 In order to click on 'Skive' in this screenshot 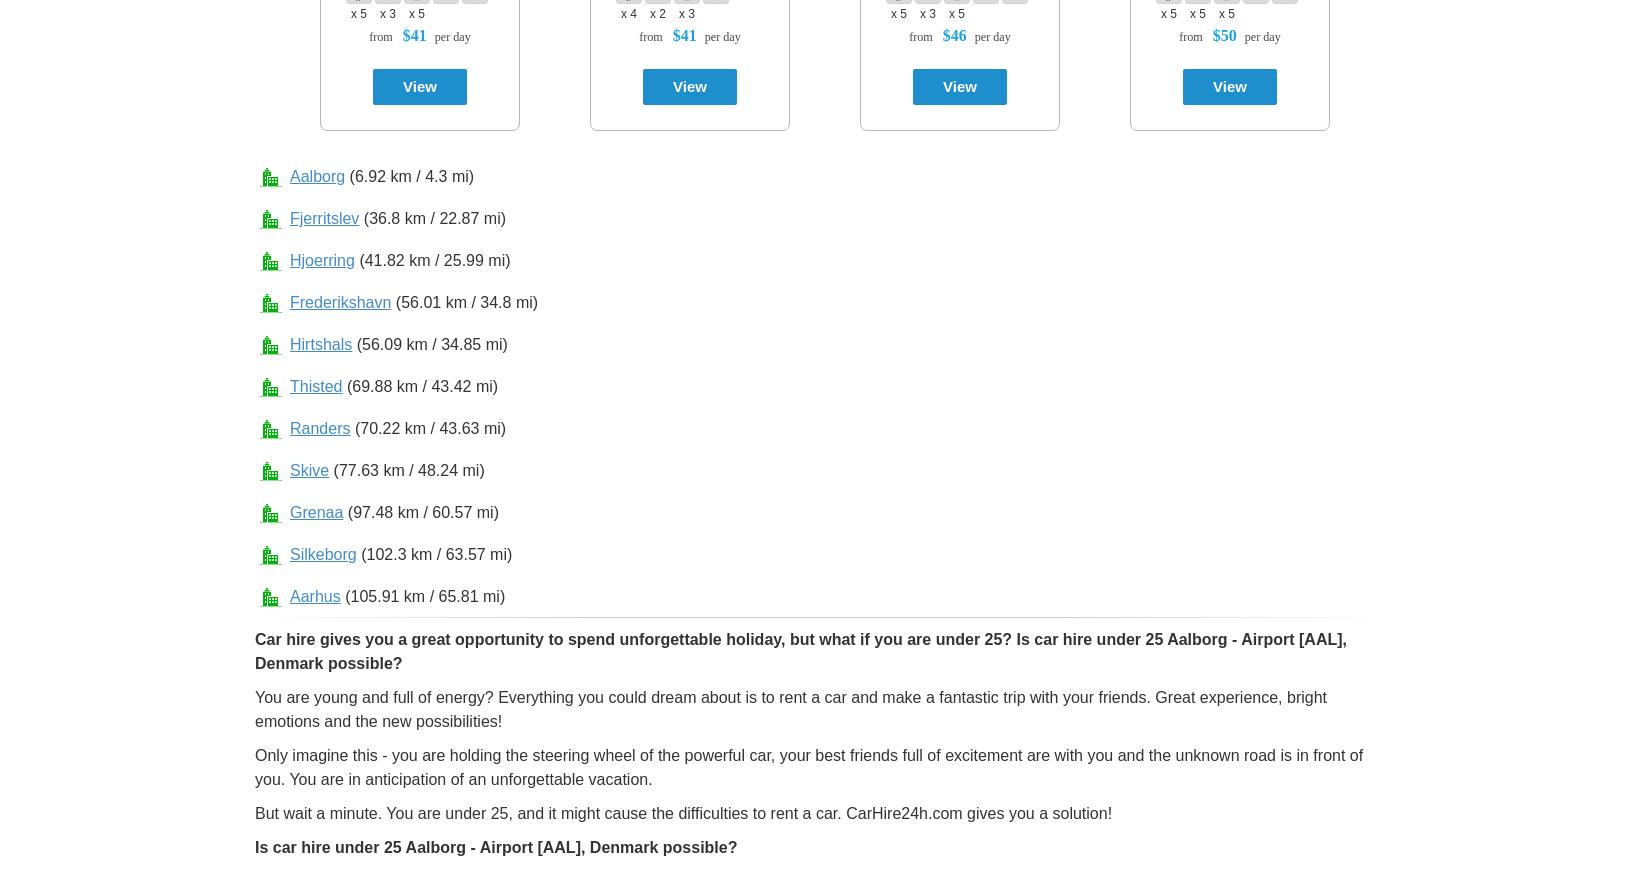, I will do `click(309, 470)`.